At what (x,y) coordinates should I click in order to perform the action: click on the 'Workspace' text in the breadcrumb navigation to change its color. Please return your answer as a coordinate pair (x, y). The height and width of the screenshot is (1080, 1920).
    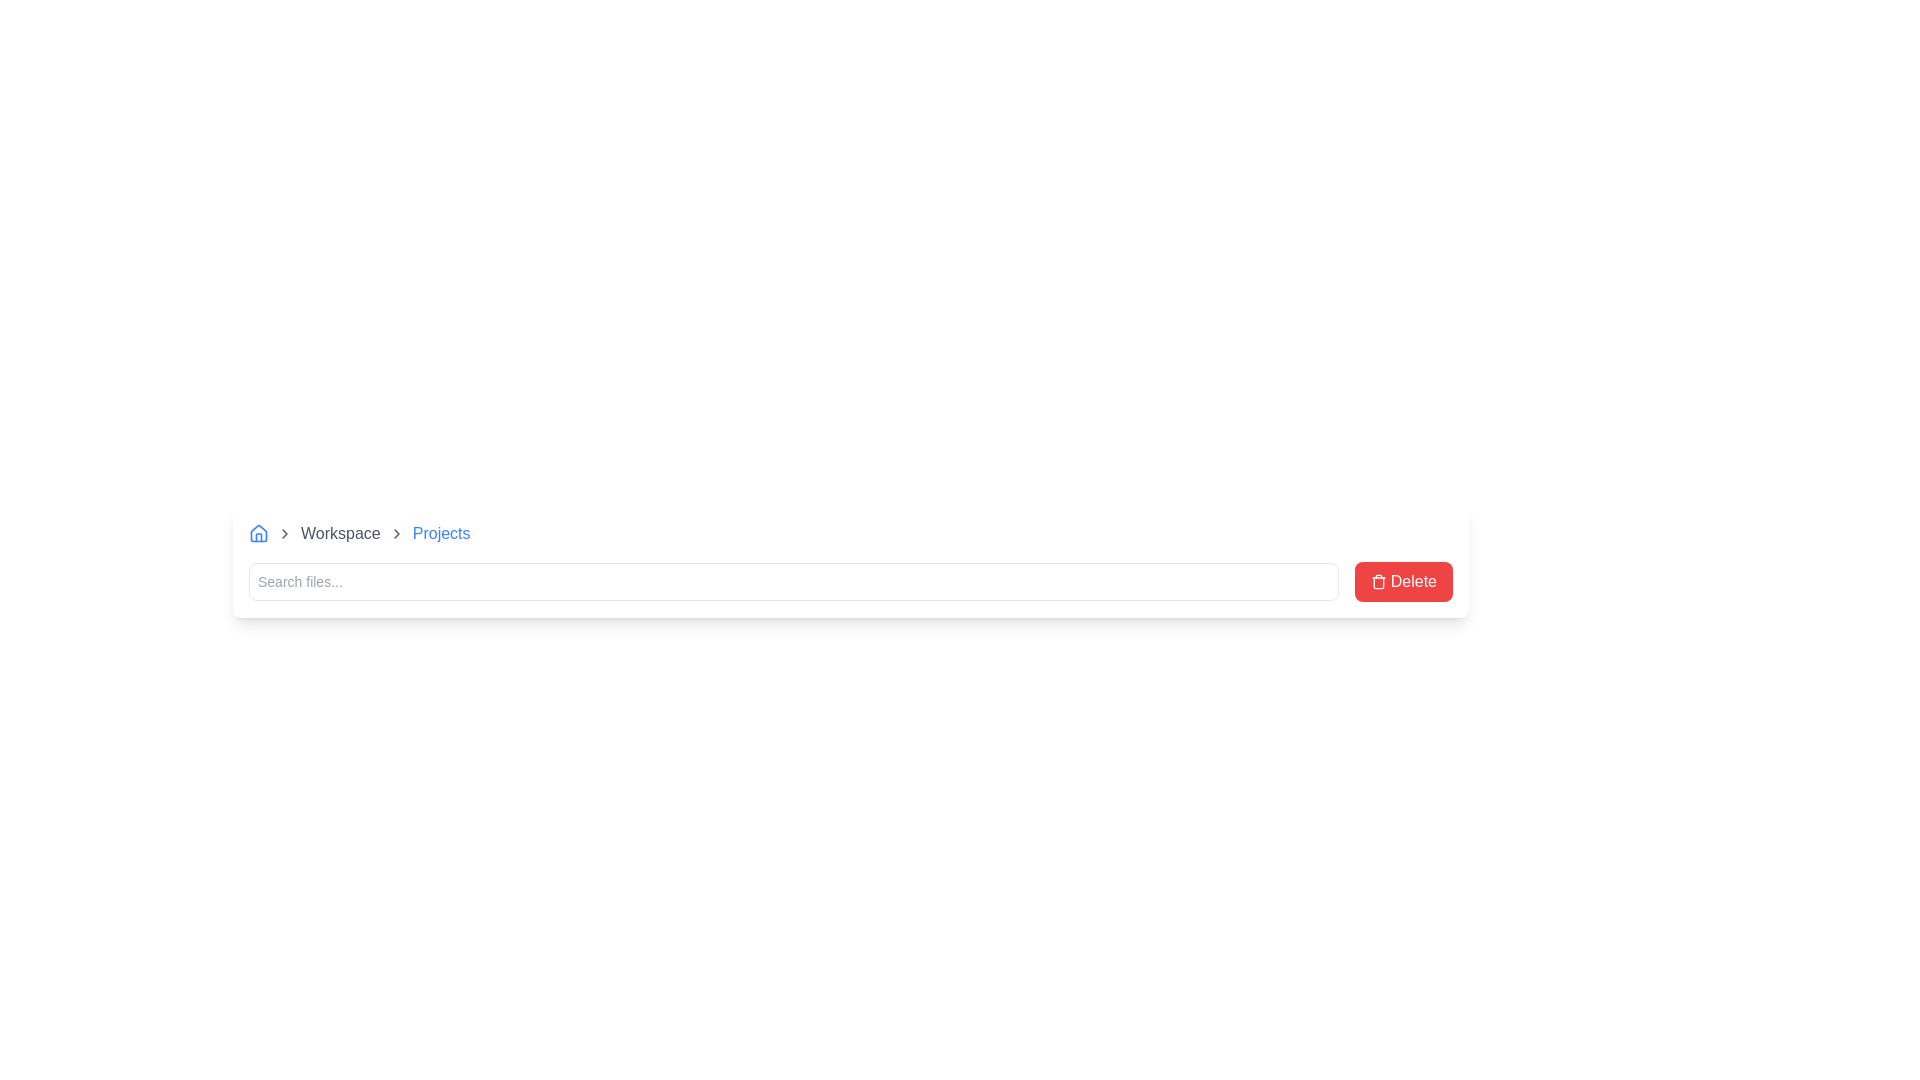
    Looking at the image, I should click on (340, 532).